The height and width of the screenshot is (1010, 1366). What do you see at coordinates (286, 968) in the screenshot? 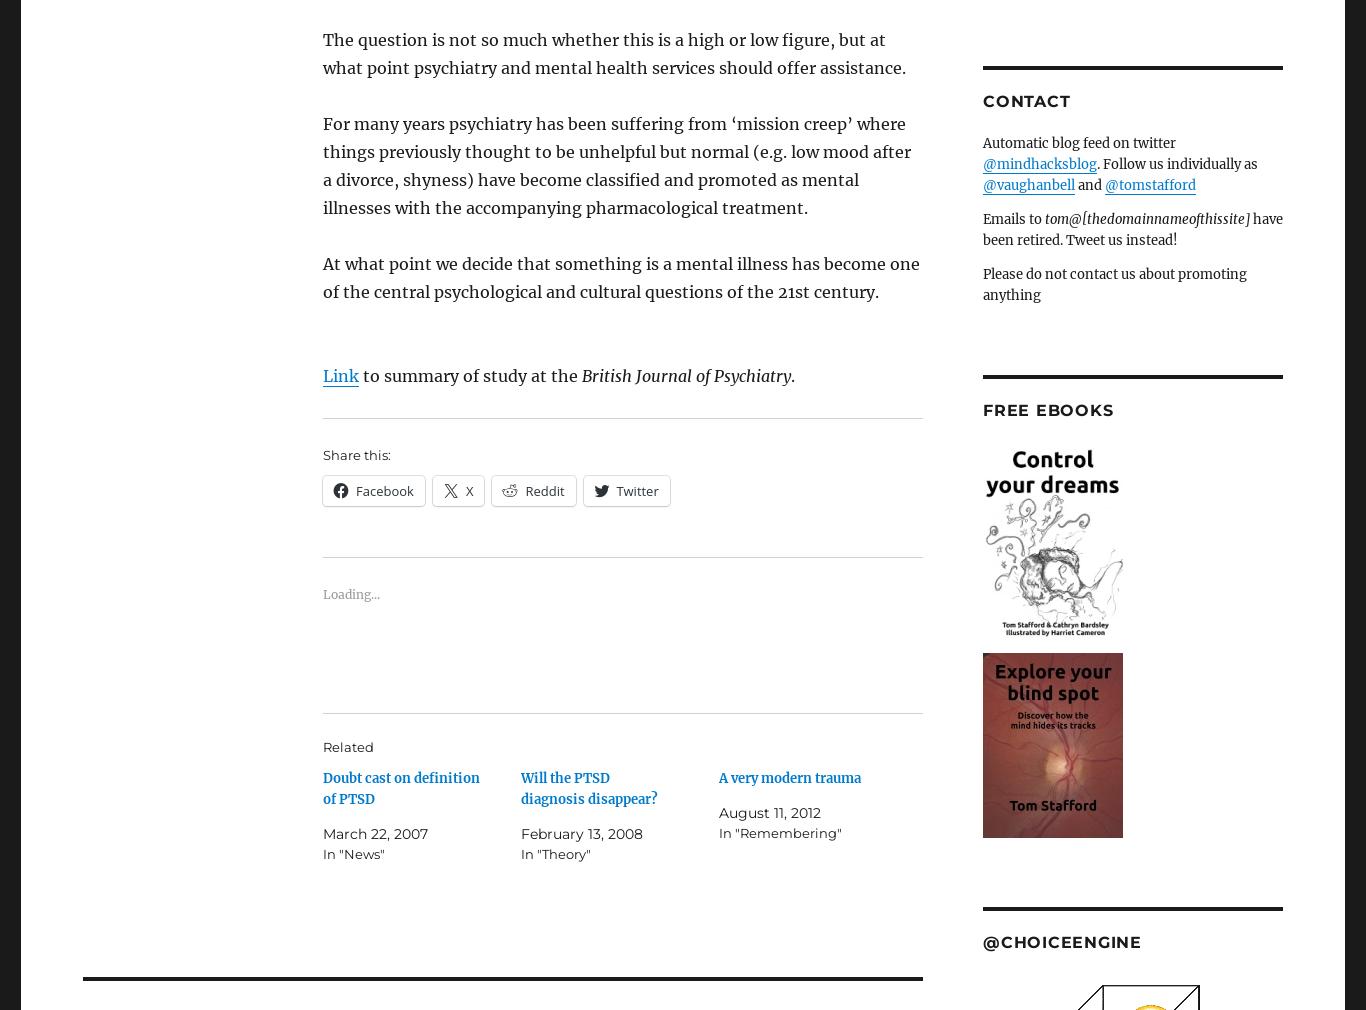
I see `'10 thoughts on “The class of 77%”'` at bounding box center [286, 968].